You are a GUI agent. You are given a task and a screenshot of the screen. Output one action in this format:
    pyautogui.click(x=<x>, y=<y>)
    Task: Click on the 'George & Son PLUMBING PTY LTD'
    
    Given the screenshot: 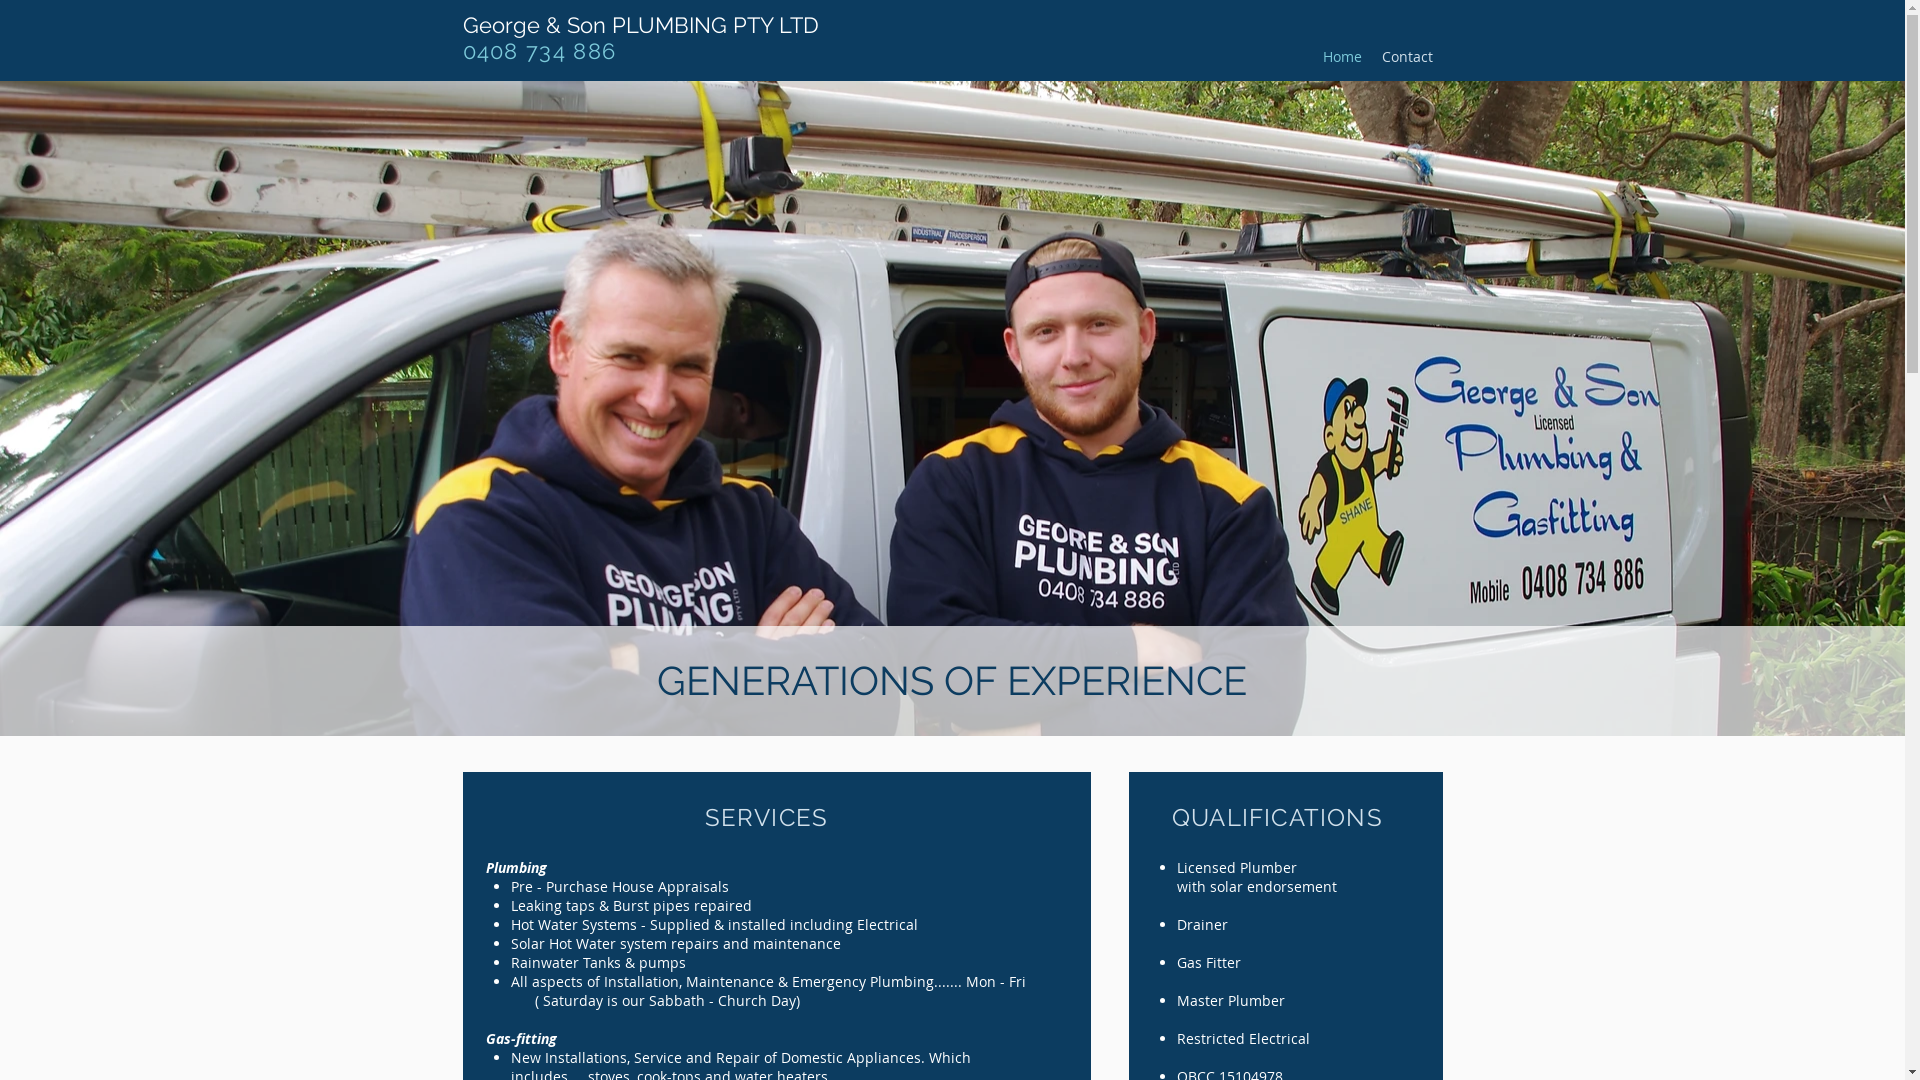 What is the action you would take?
    pyautogui.click(x=638, y=24)
    